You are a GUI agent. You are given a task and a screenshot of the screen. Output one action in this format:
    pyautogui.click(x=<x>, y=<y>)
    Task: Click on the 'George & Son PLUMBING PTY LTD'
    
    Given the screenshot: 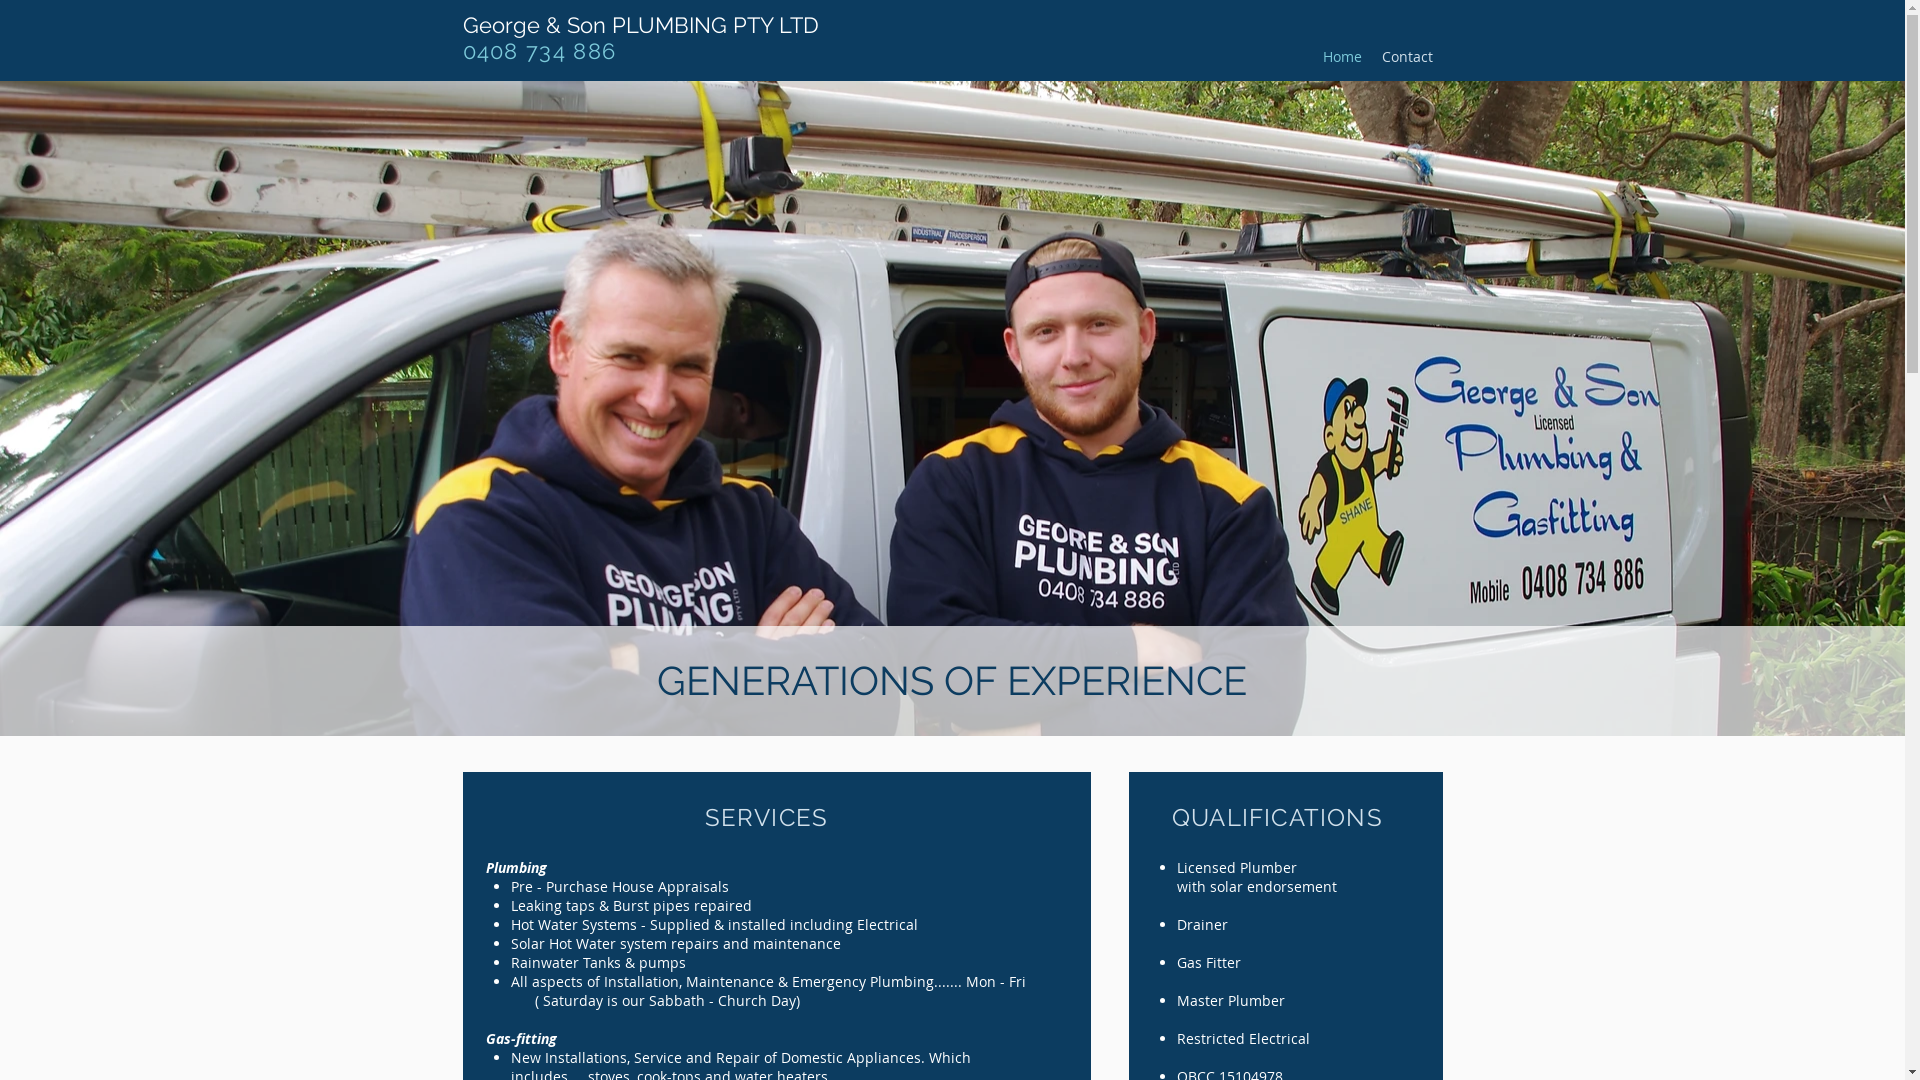 What is the action you would take?
    pyautogui.click(x=638, y=24)
    